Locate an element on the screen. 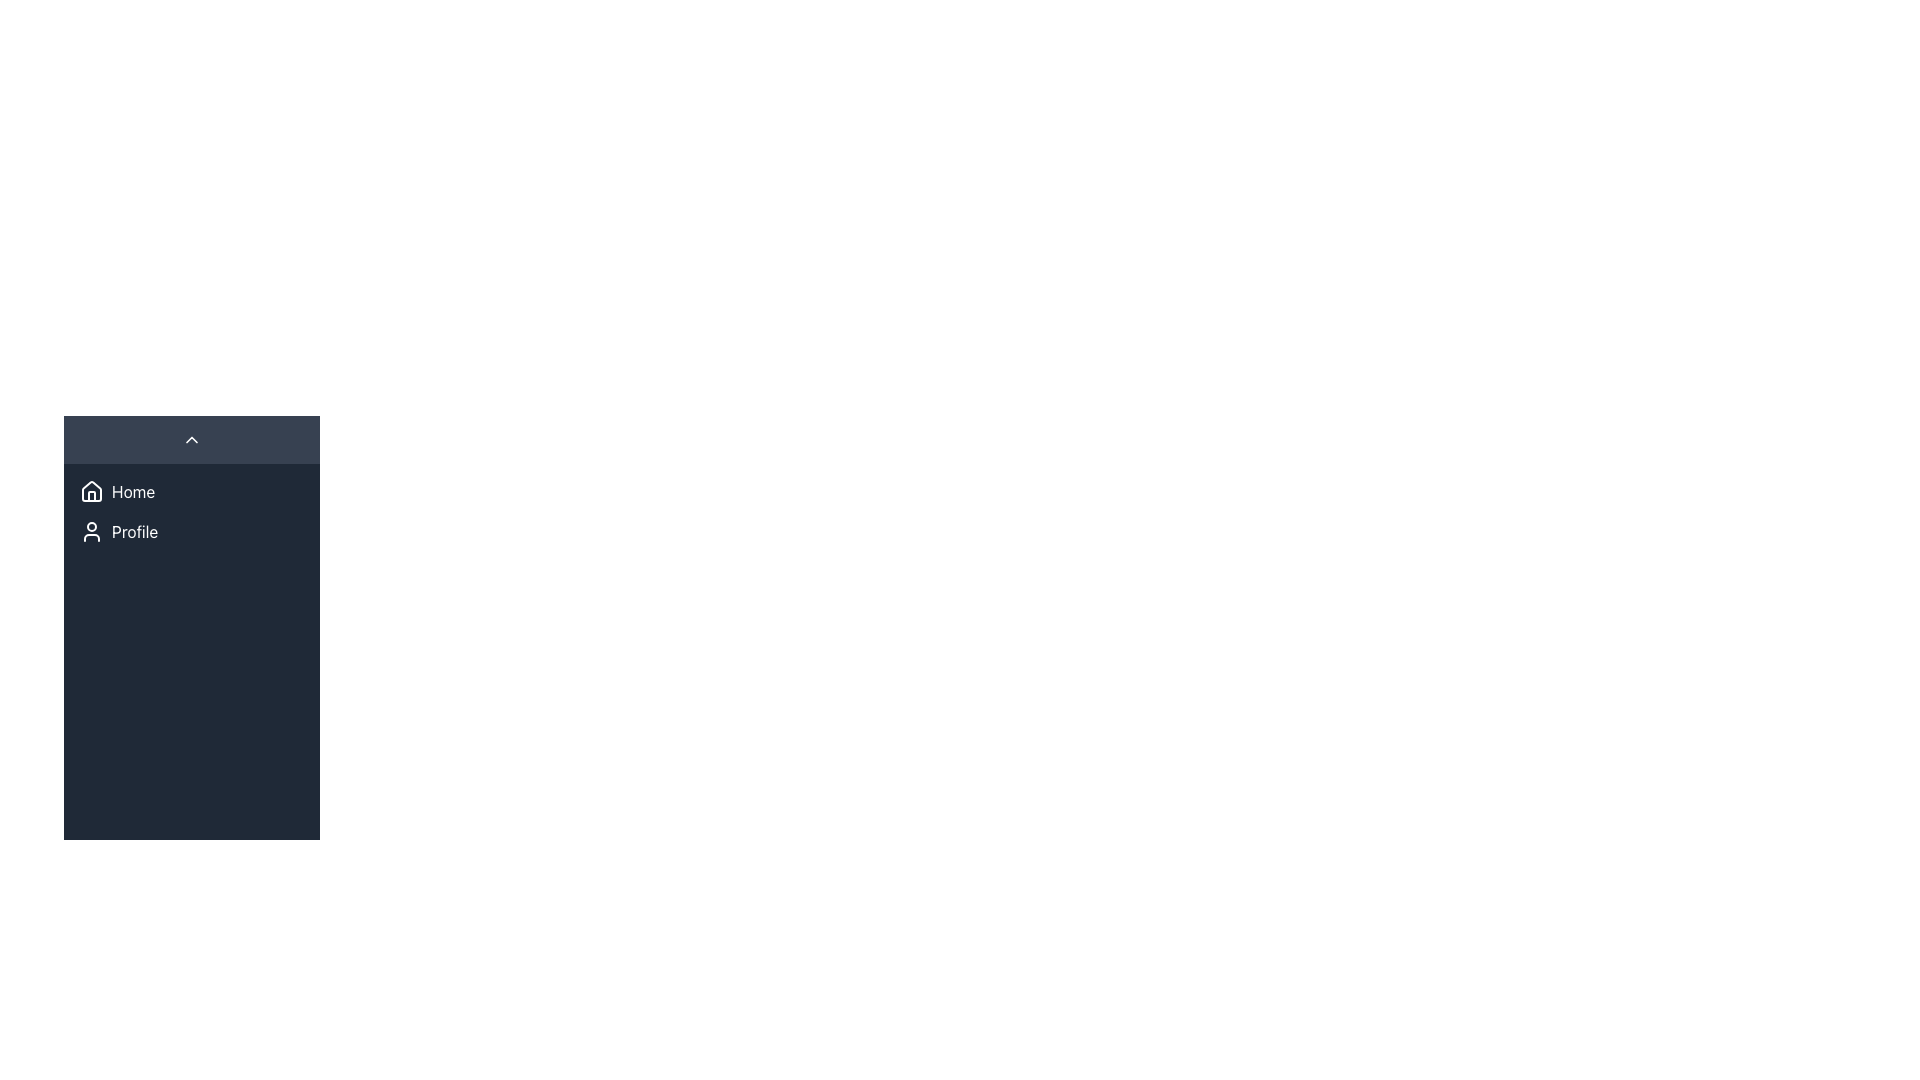 This screenshot has height=1080, width=1920. the house icon located in the vertical navigation menu is located at coordinates (90, 492).